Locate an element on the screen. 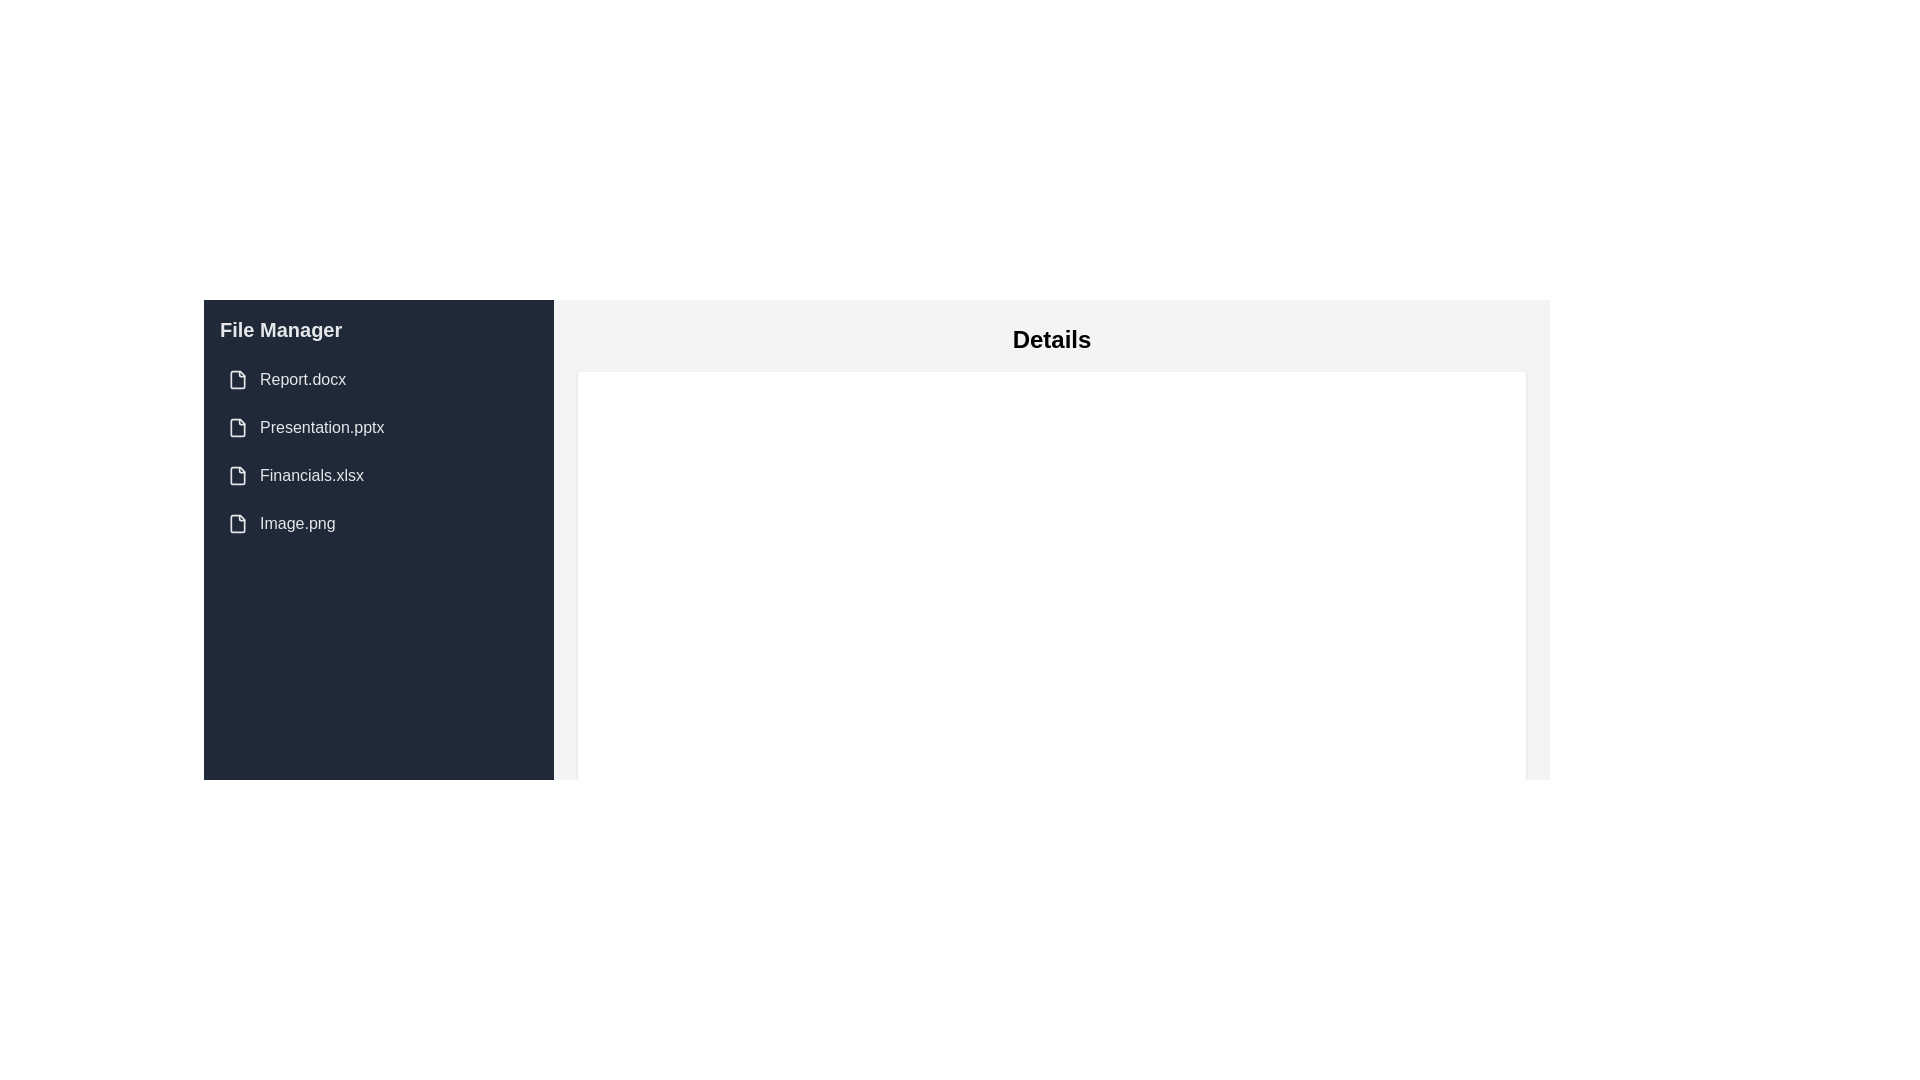 Image resolution: width=1920 pixels, height=1080 pixels. the List item displaying the file name 'Financials.xlsx' to trigger the hover effect is located at coordinates (379, 475).